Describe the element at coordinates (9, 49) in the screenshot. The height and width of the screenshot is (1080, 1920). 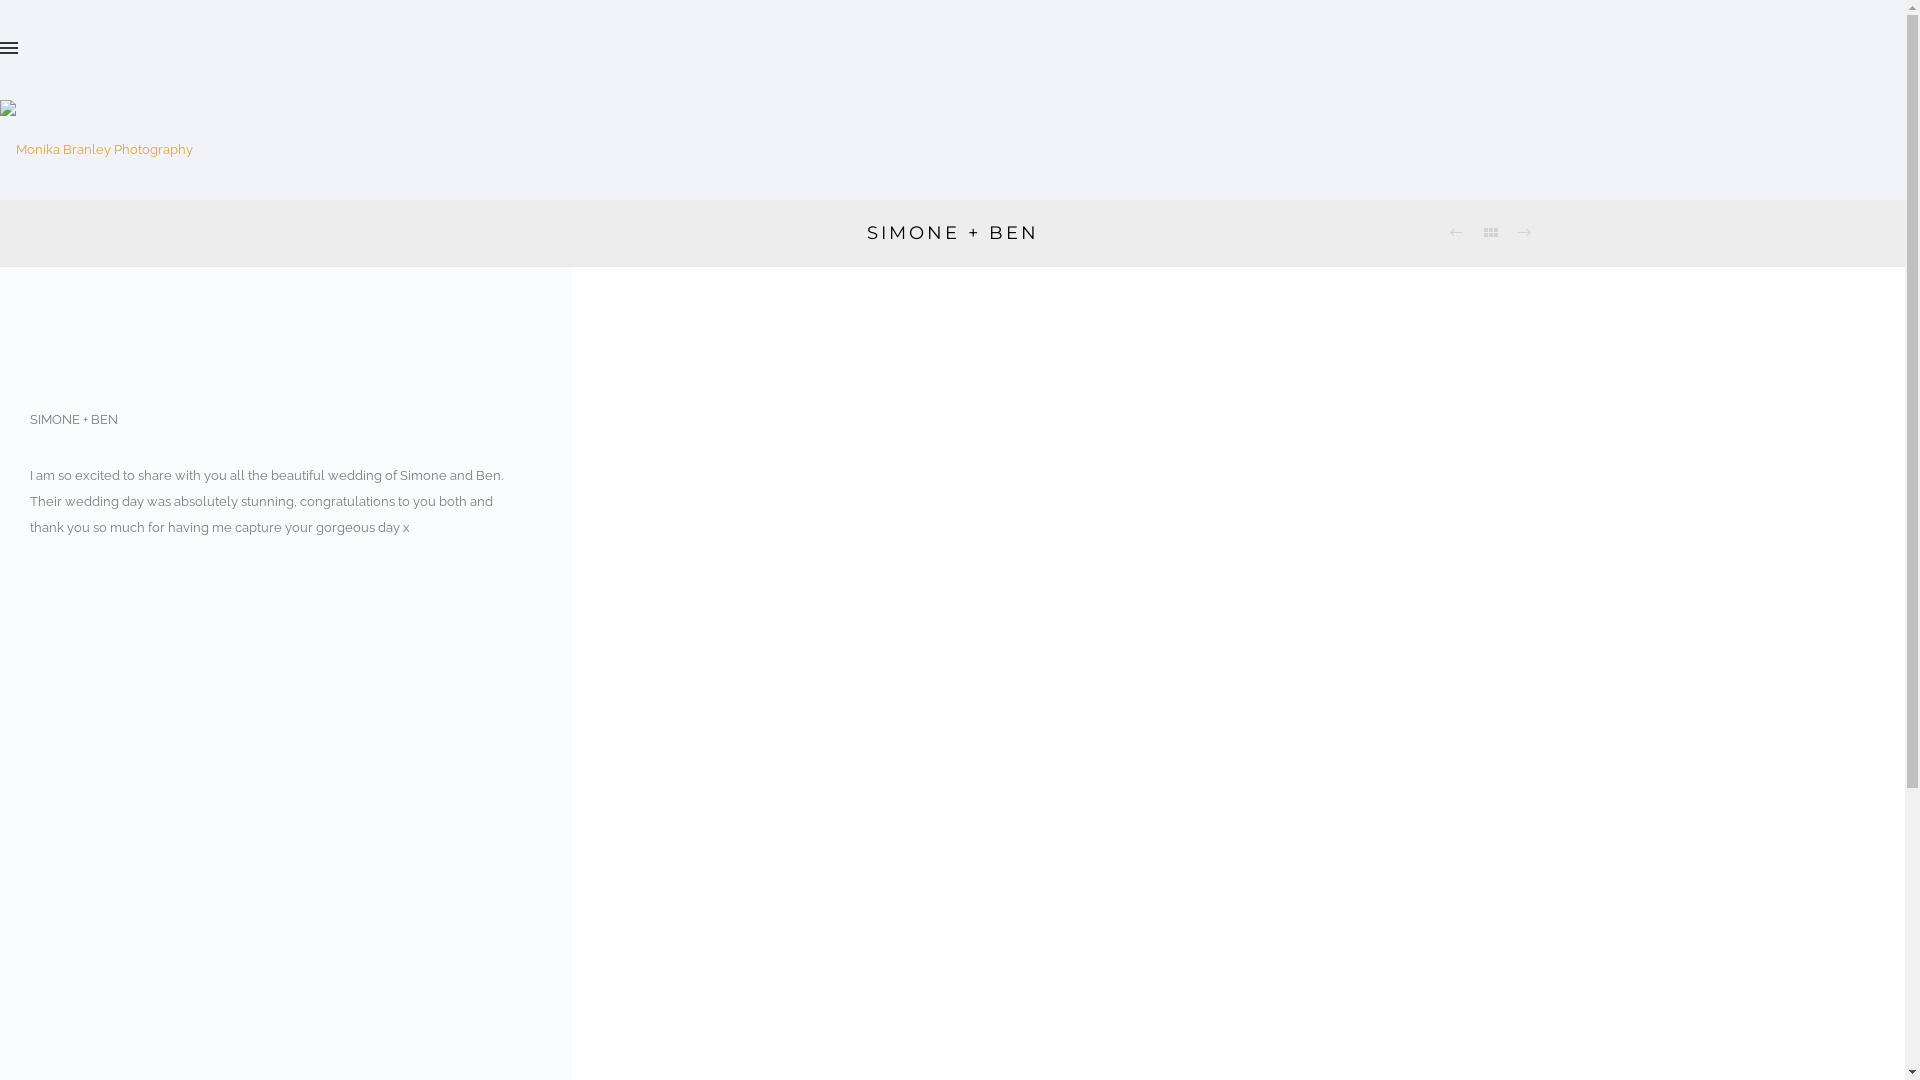
I see `'Hamburger Menu Controller'` at that location.